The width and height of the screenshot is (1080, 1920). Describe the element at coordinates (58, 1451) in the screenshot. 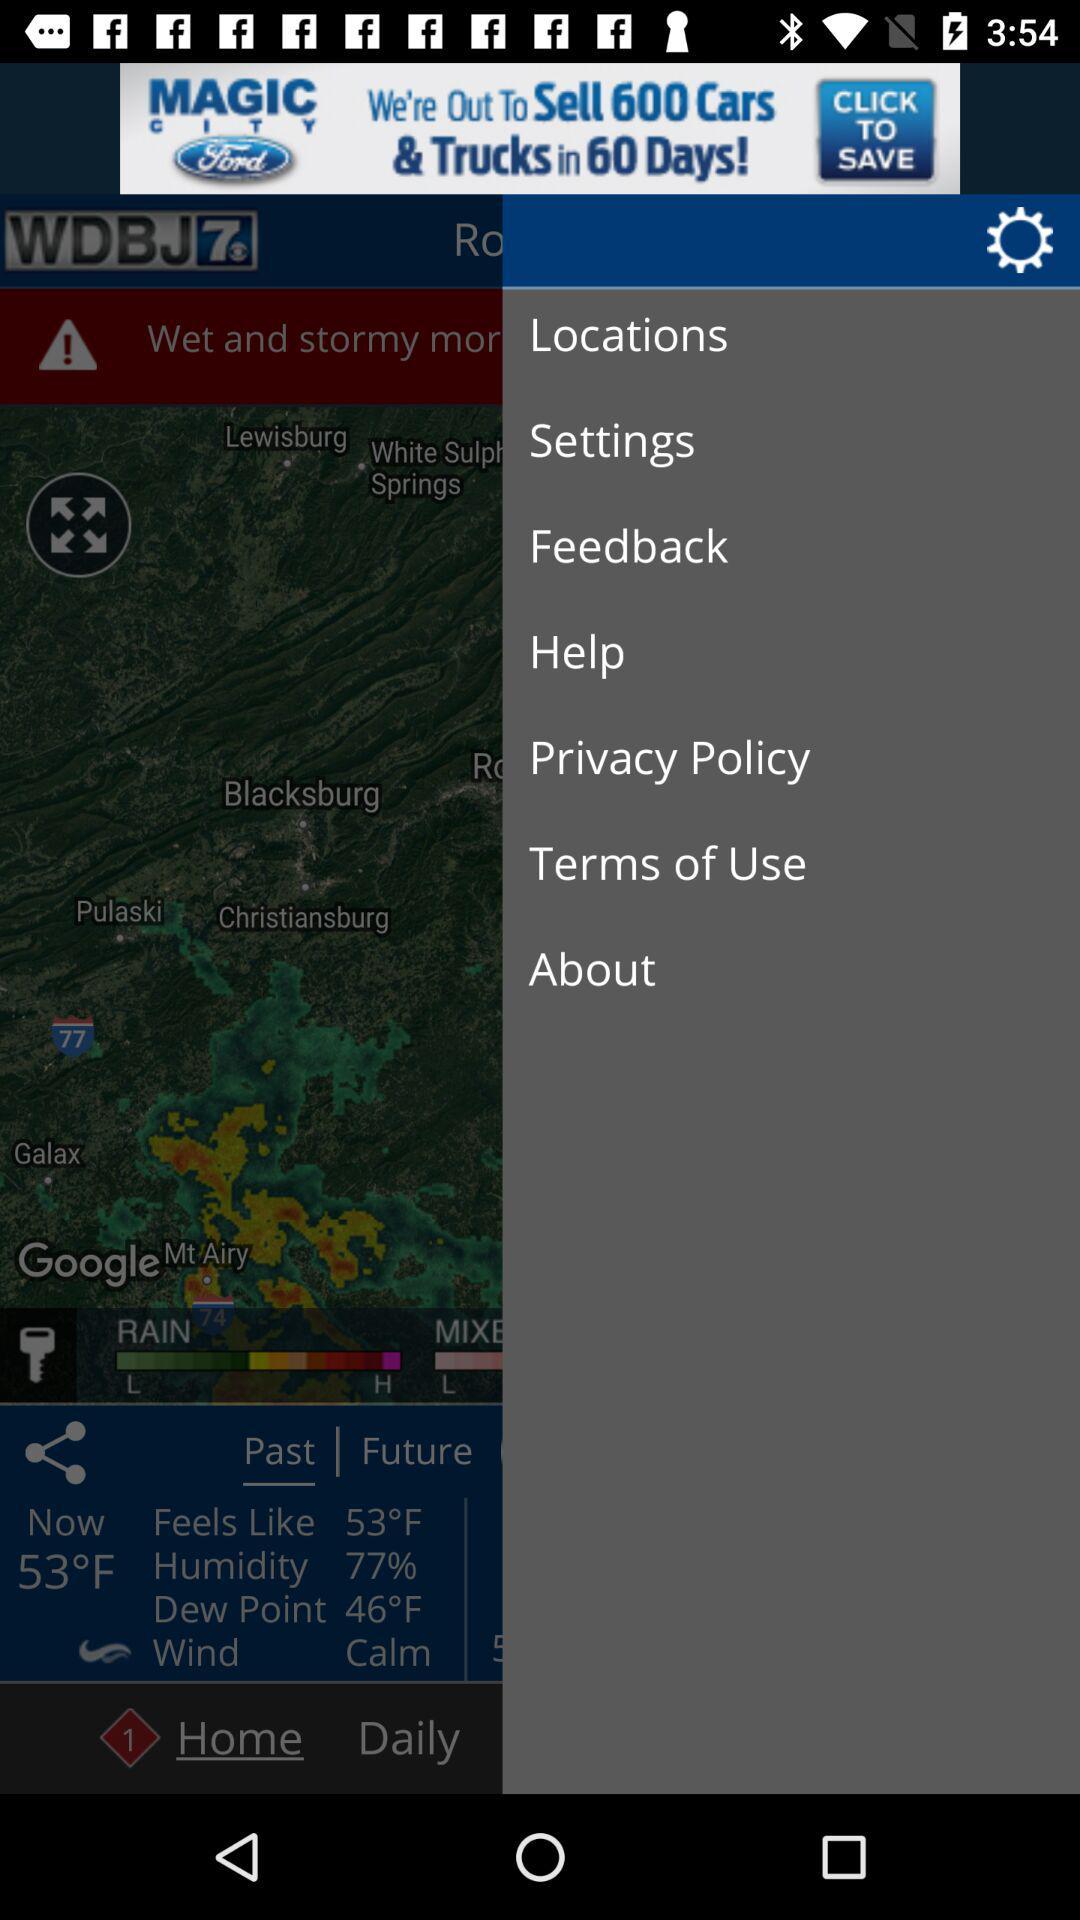

I see `the share icon` at that location.